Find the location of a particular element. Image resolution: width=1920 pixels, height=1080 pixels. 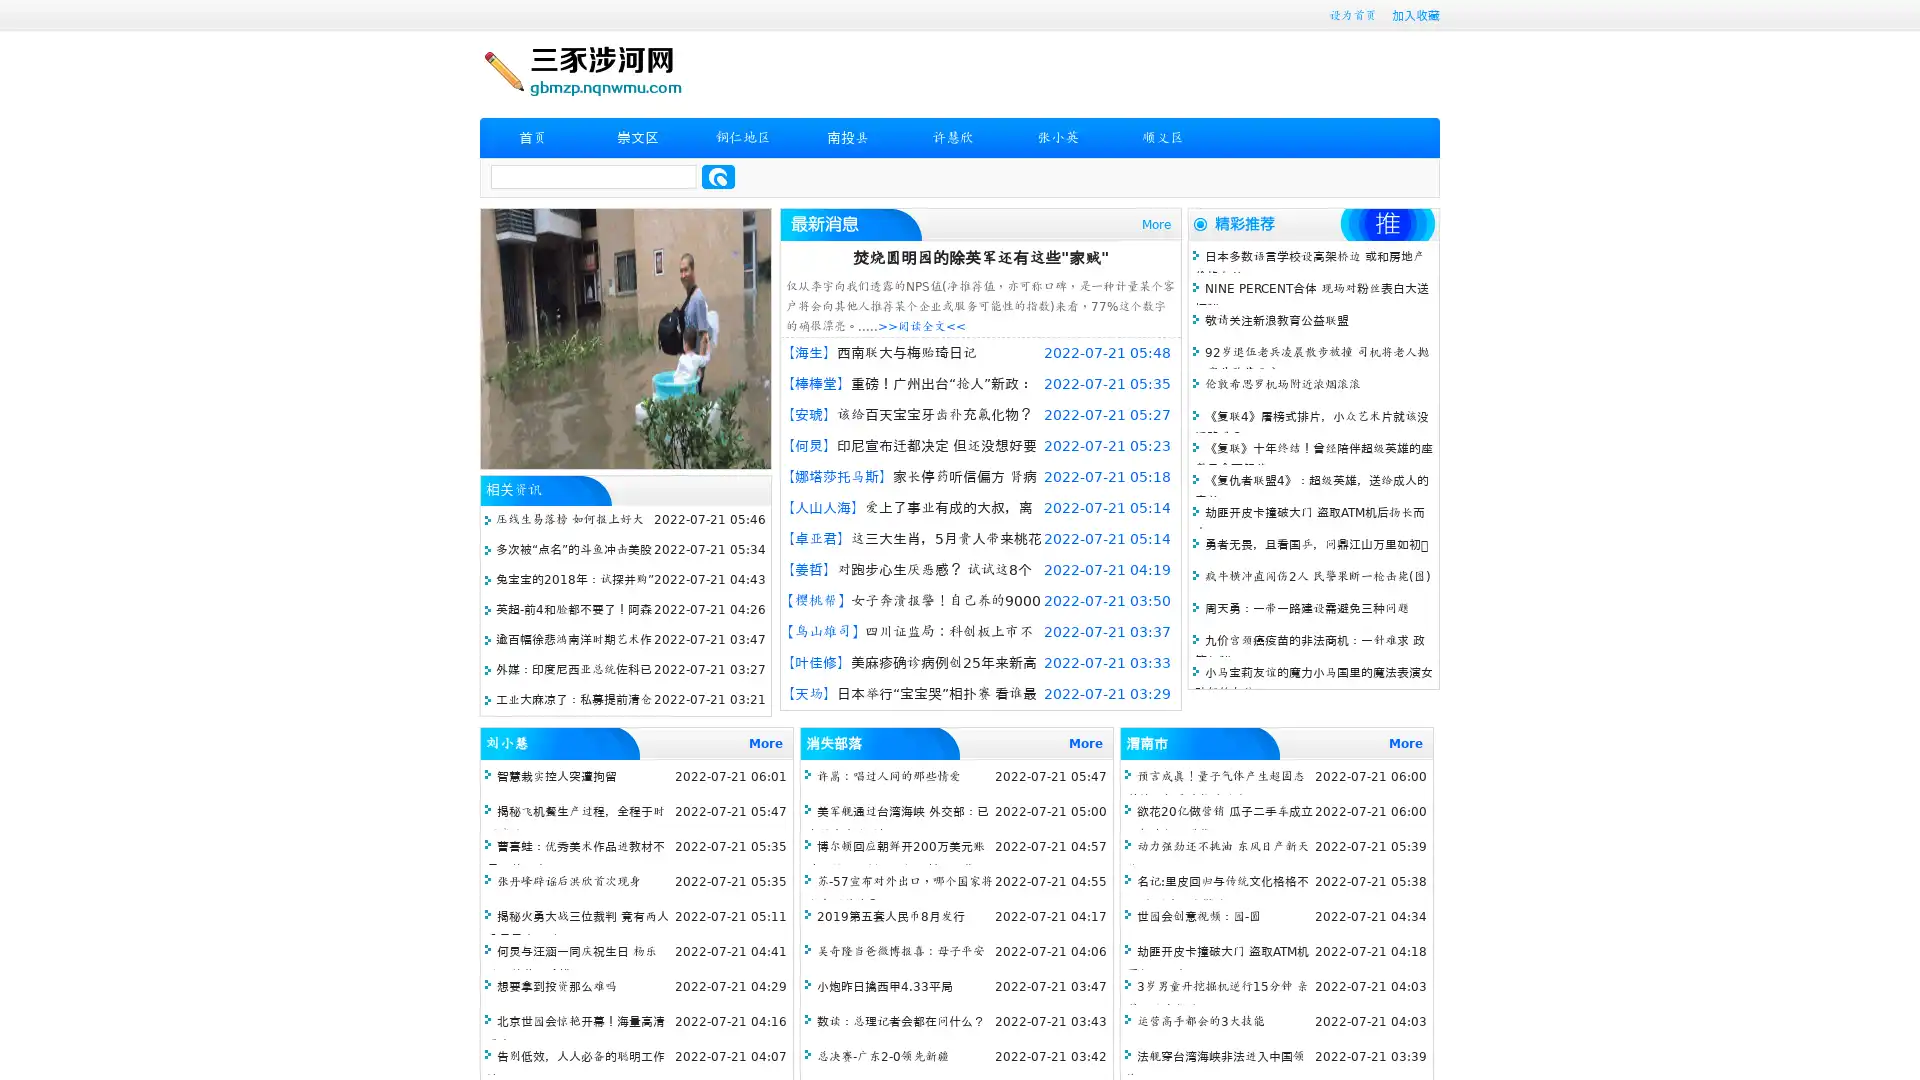

Search is located at coordinates (718, 176).